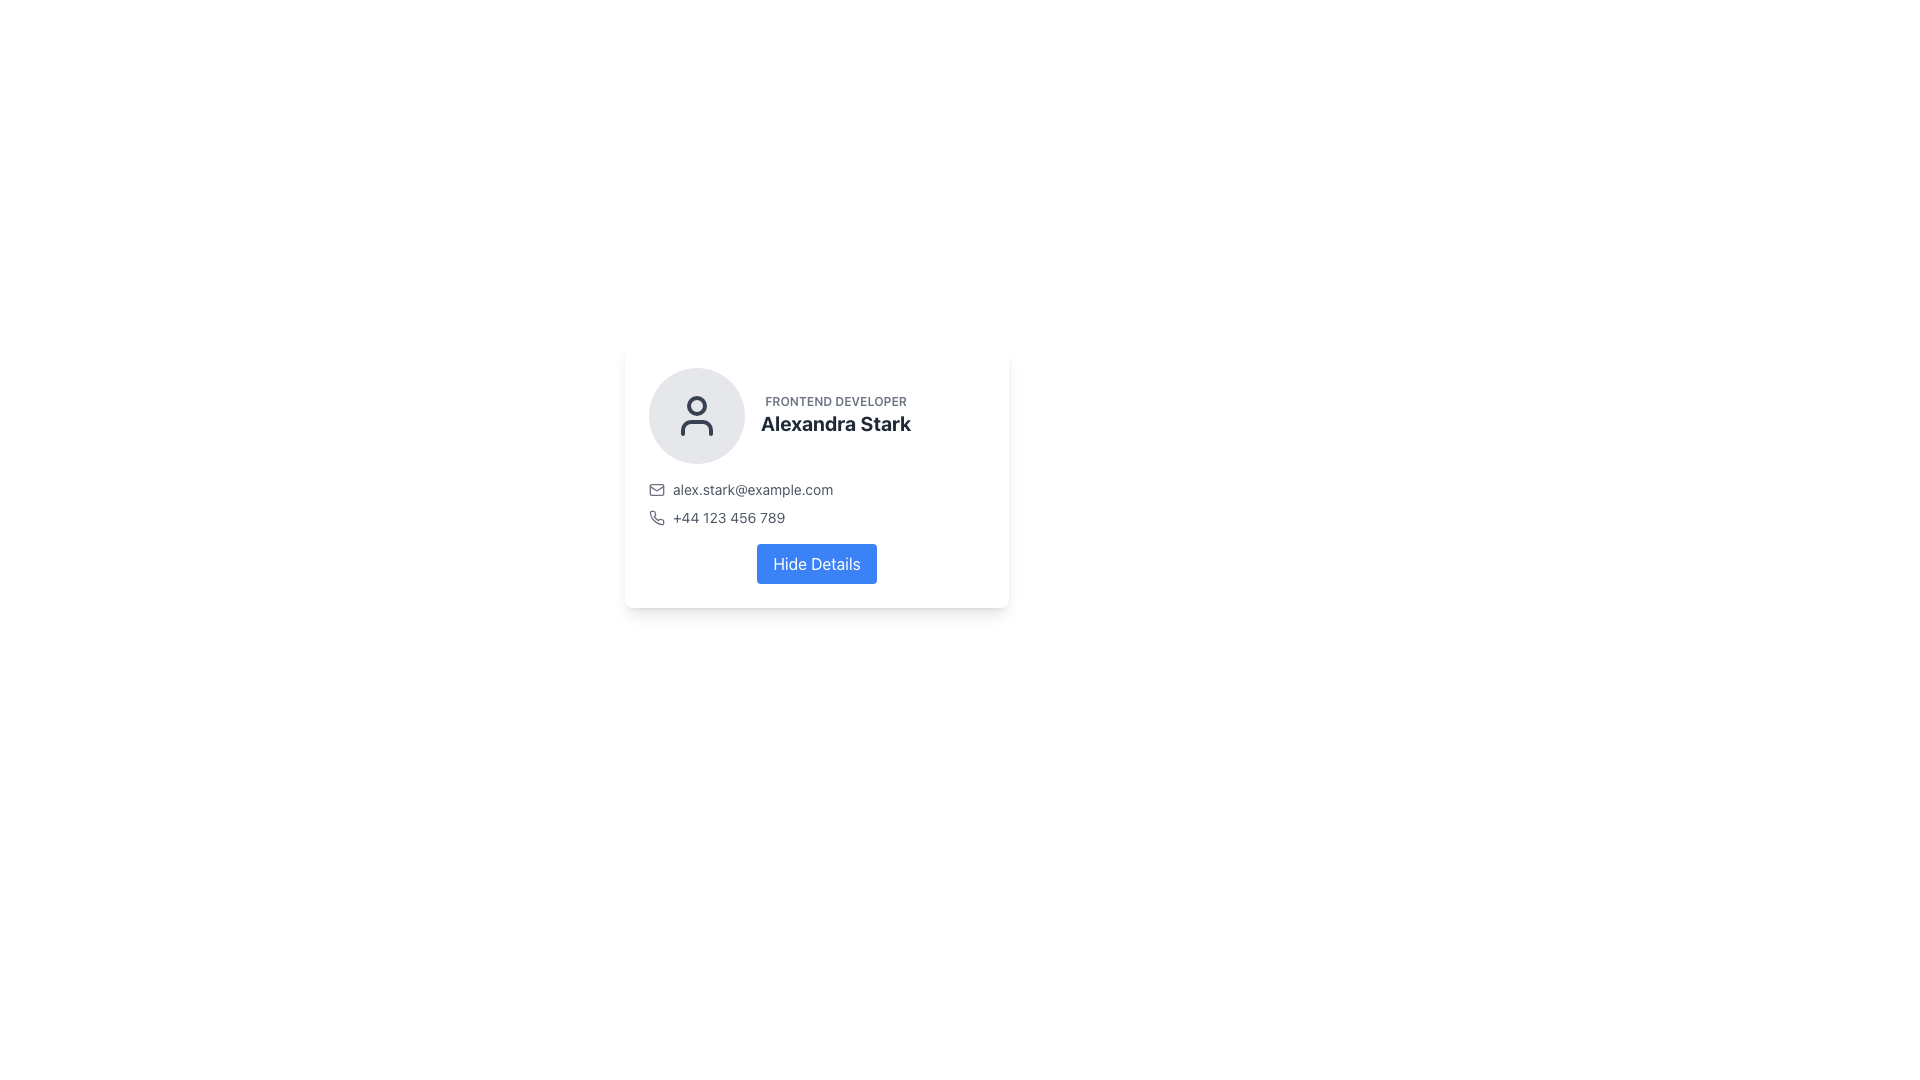  I want to click on the textual content of the Card header section which displays the user's role and name, located in the top section of the modal-like card structure, so click(816, 415).